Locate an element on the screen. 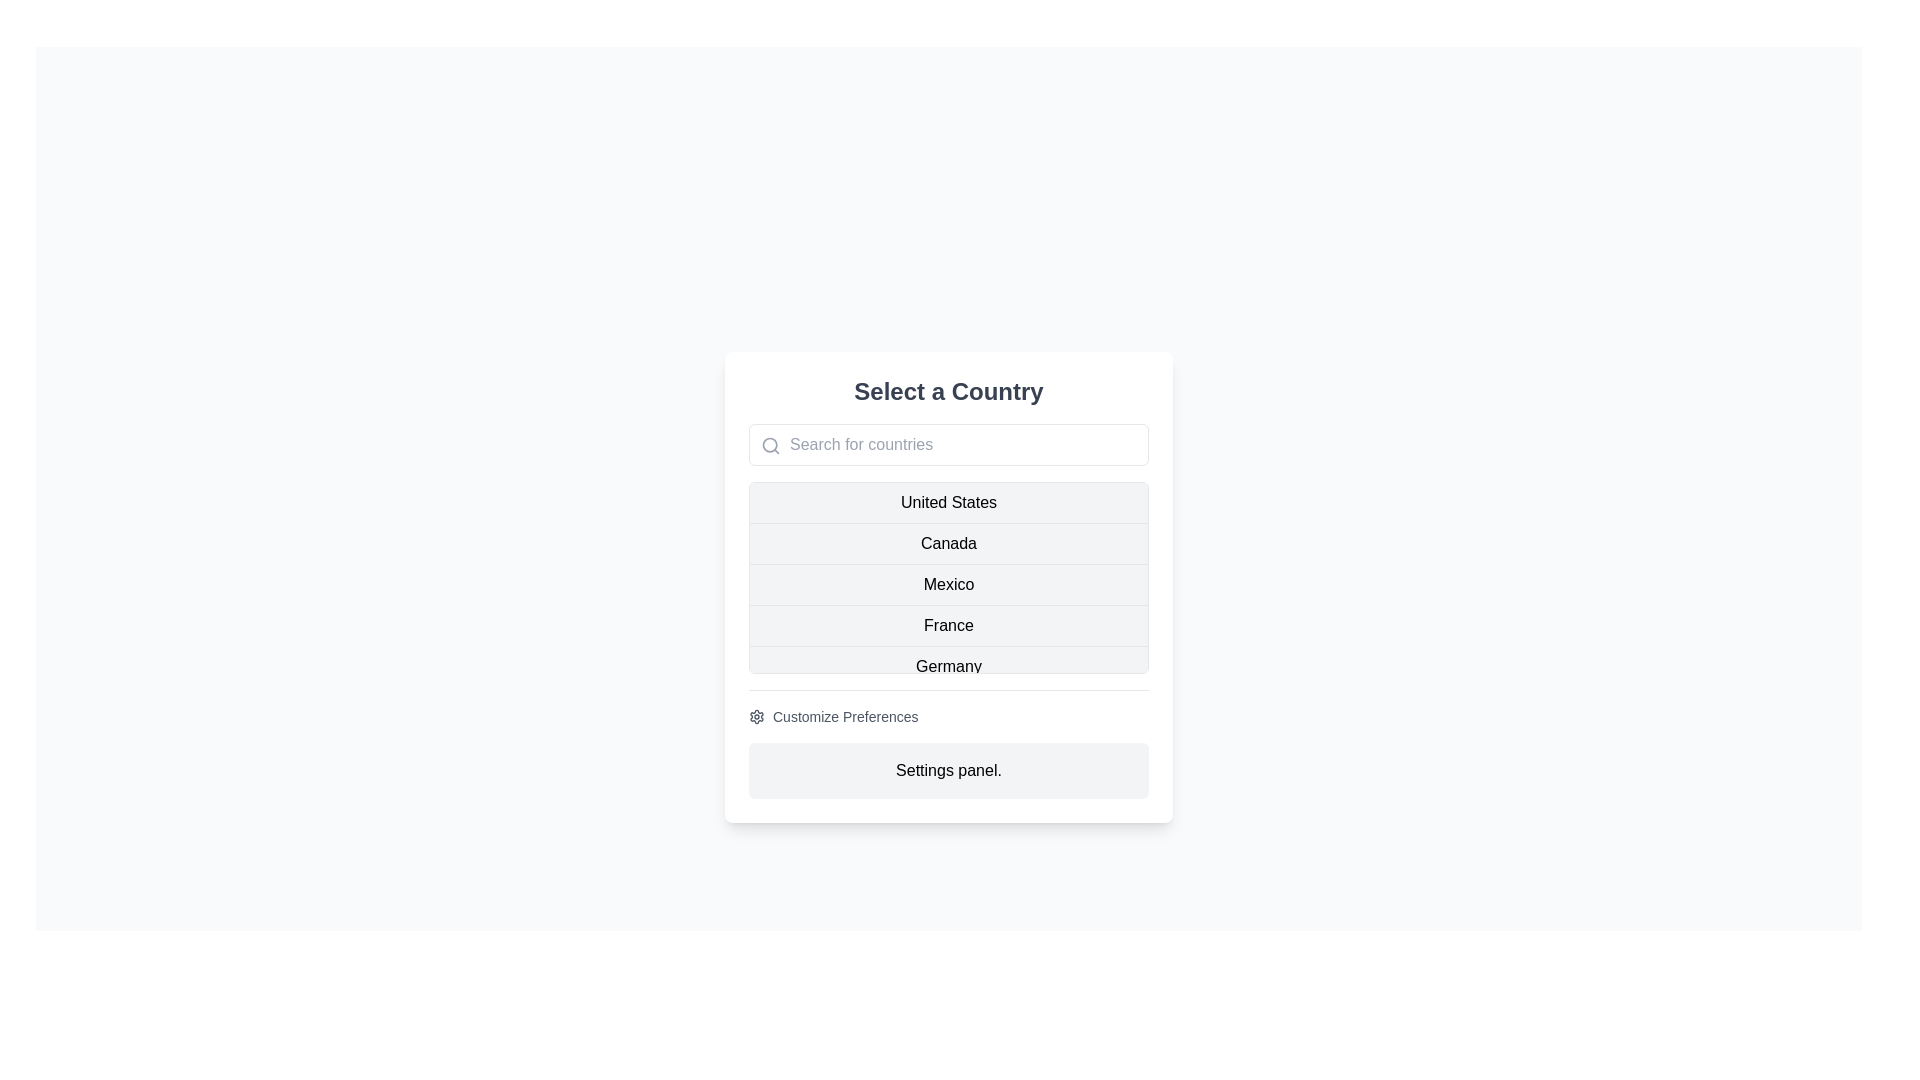 The height and width of the screenshot is (1080, 1920). the search icon resembling a magnifying glass located at the beginning of the input field labeled 'Search for countries' is located at coordinates (770, 443).